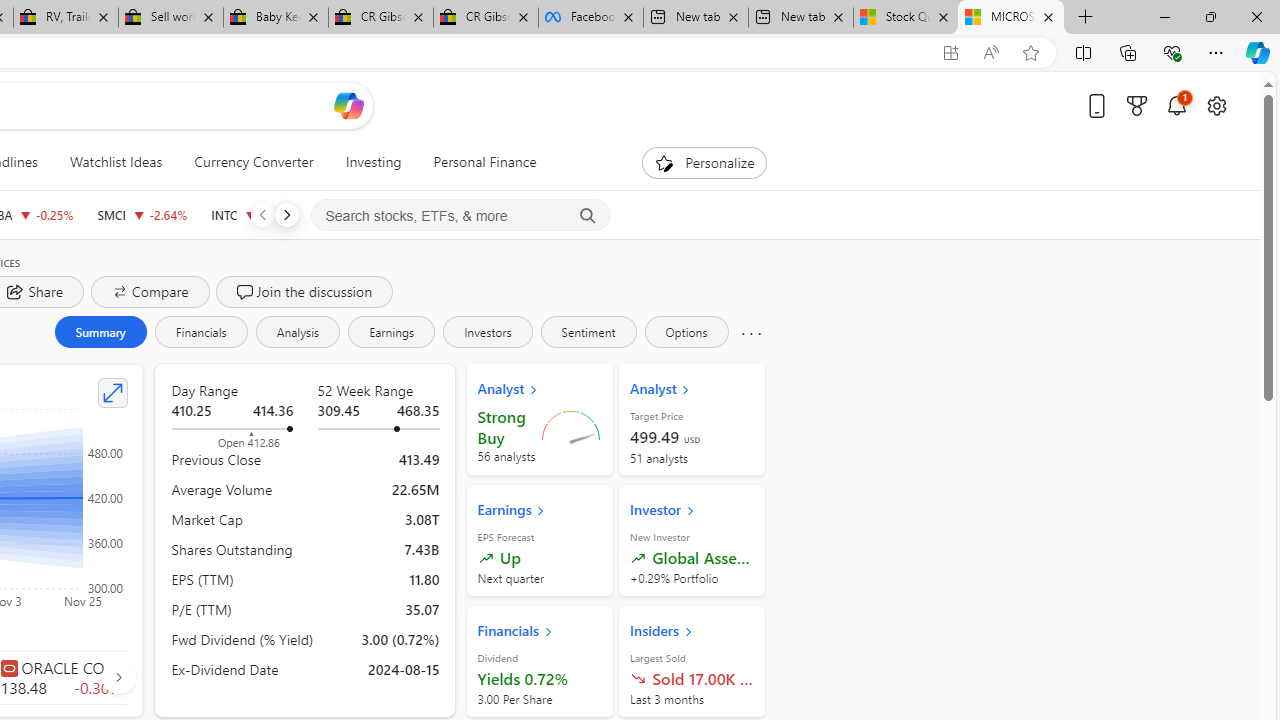  What do you see at coordinates (587, 330) in the screenshot?
I see `'Sentiment'` at bounding box center [587, 330].